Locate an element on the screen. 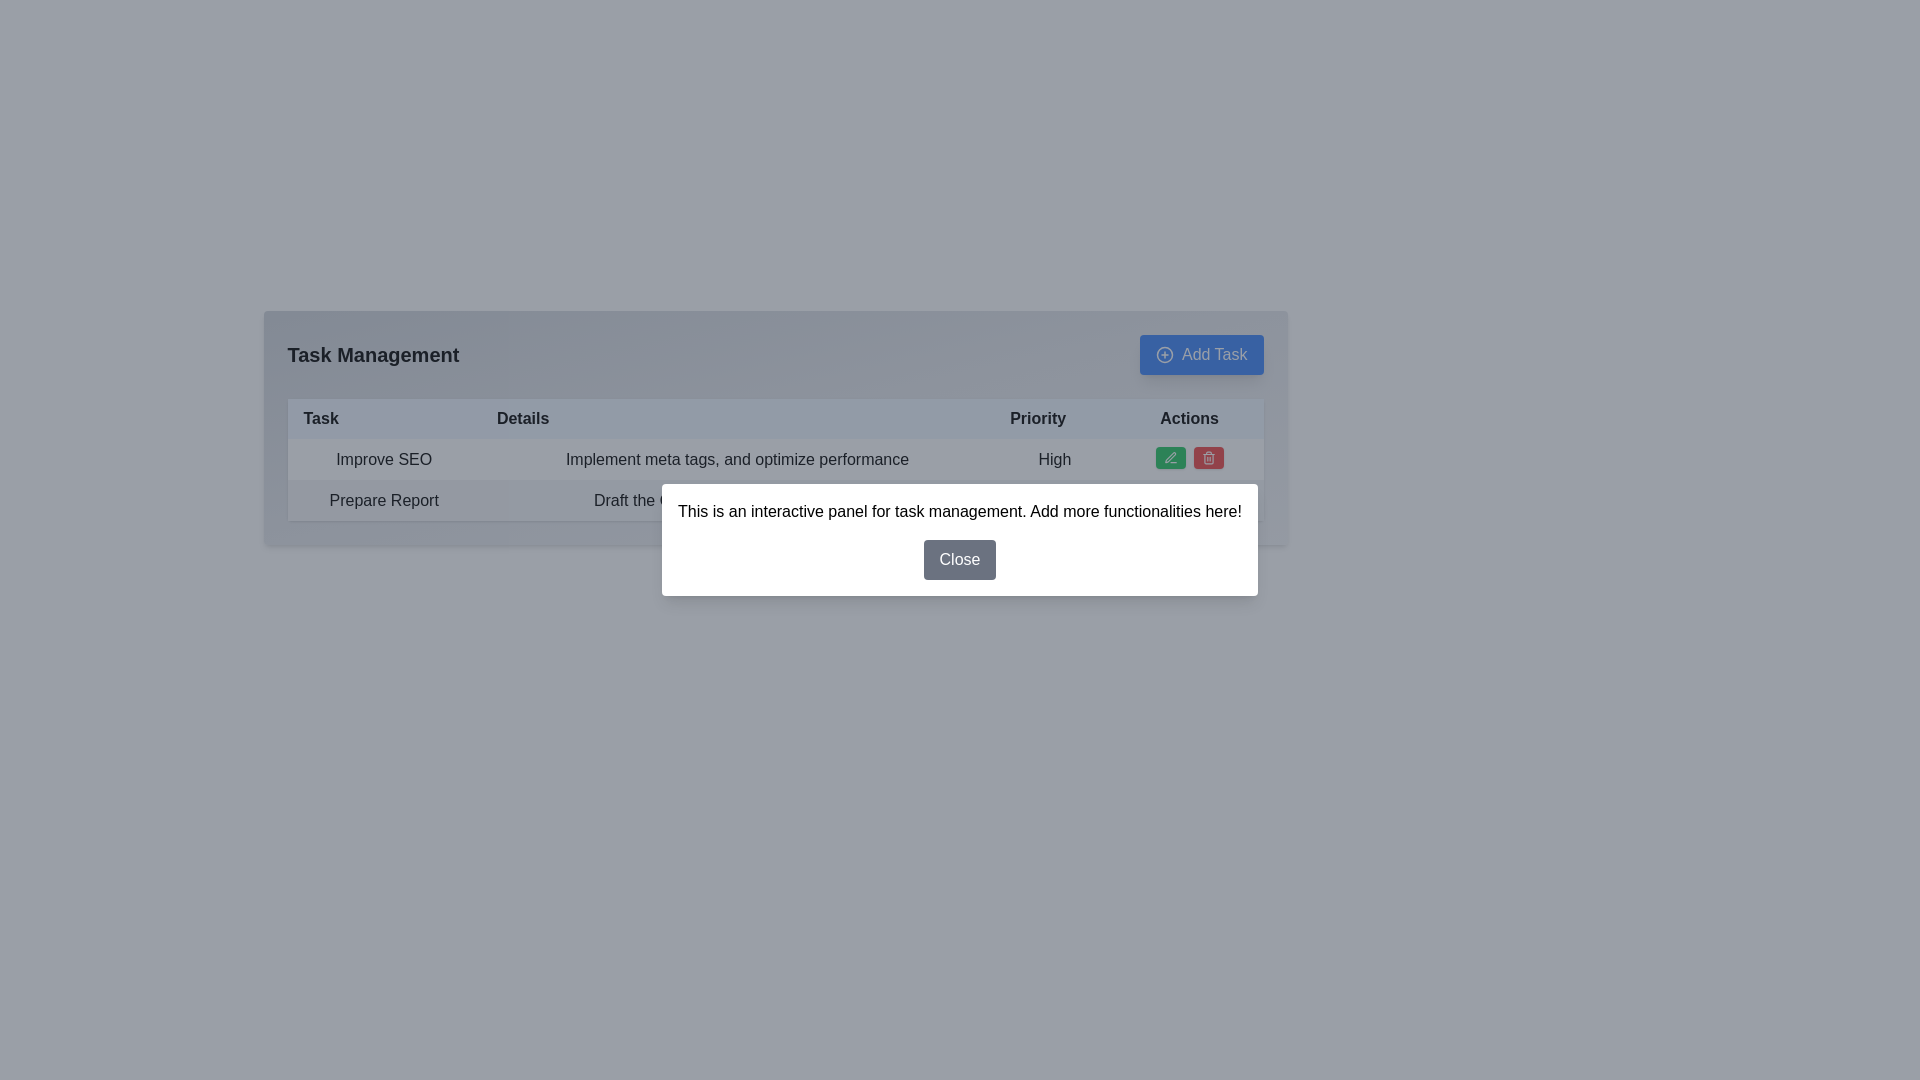  the 'Actions' column header text label in the table, which is the fourth column header located to the right of the 'Priority' column header is located at coordinates (1189, 418).